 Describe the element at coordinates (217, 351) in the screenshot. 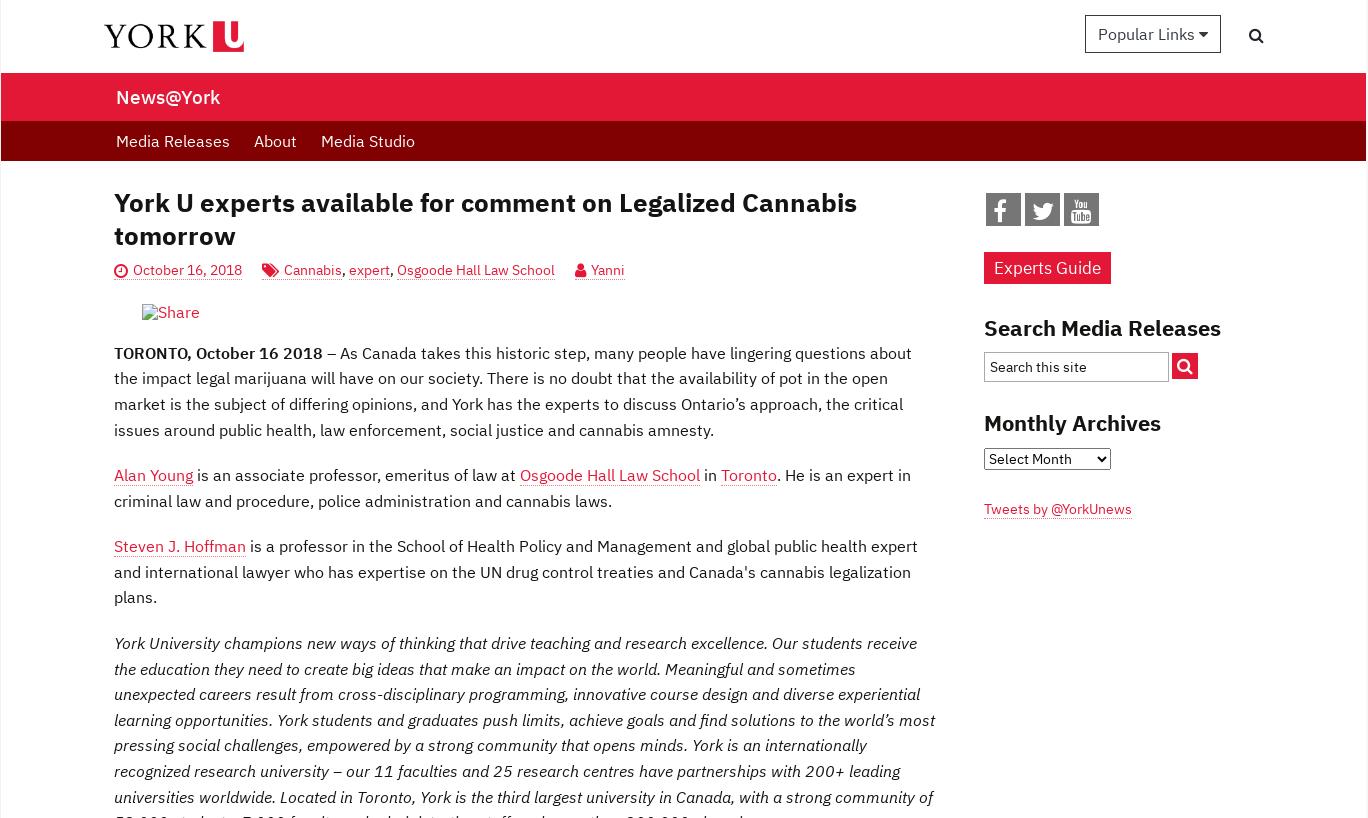

I see `'TORONTO, October 16 2018'` at that location.